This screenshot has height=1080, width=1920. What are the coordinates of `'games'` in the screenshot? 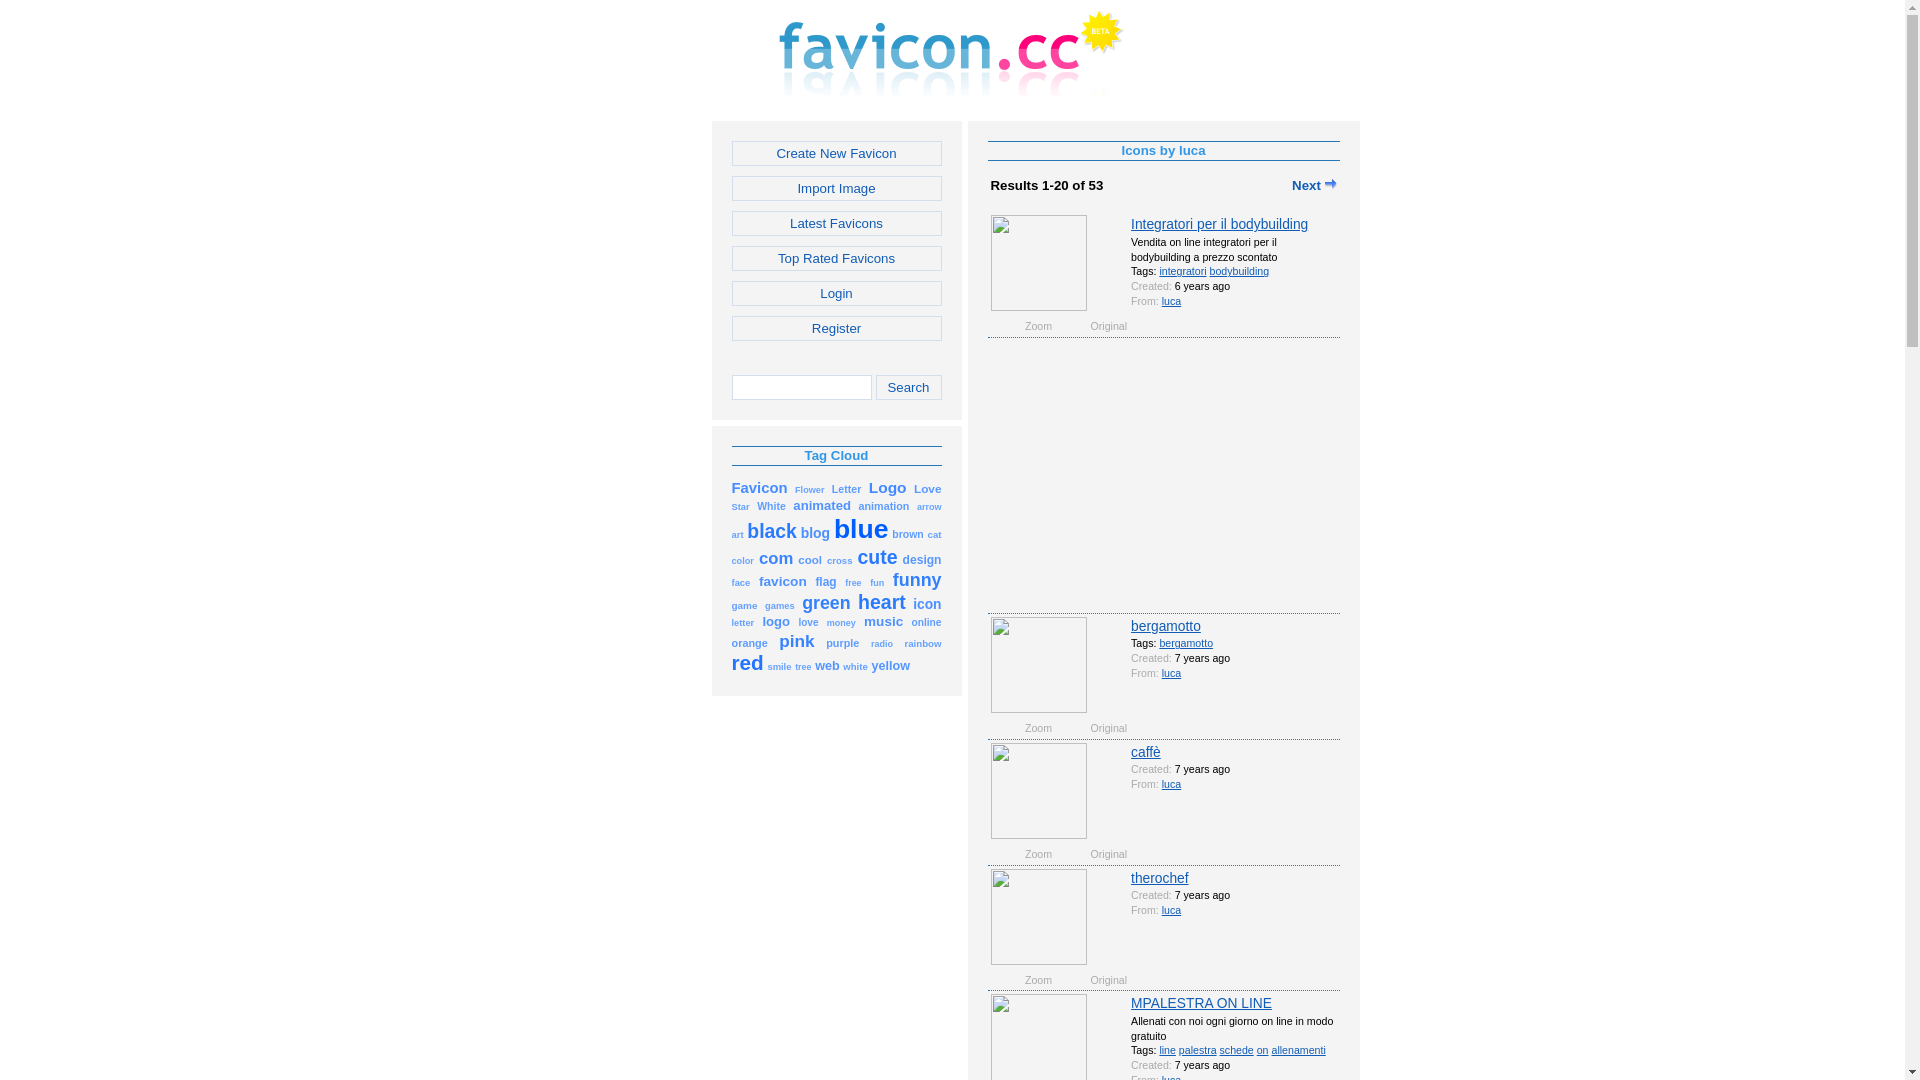 It's located at (778, 603).